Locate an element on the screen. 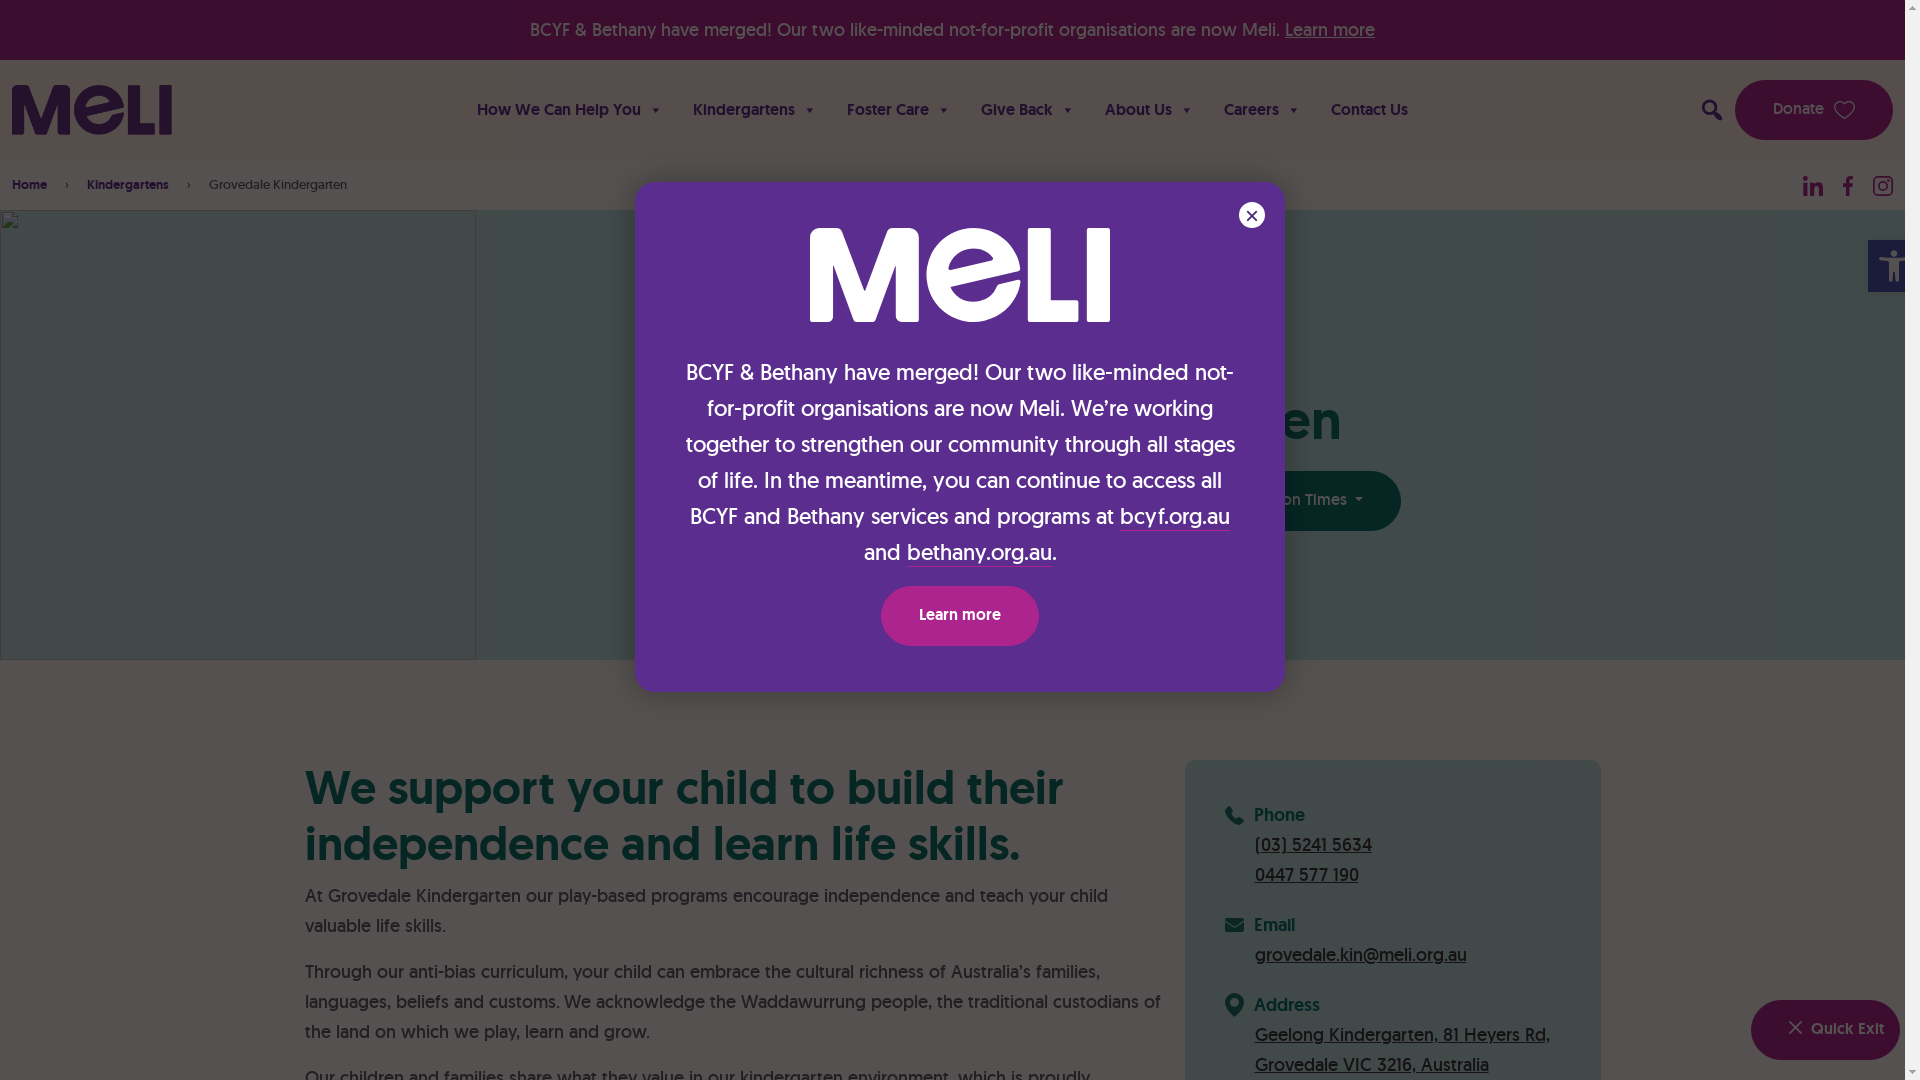 The image size is (1920, 1080). 'Contact Us' is located at coordinates (1368, 110).